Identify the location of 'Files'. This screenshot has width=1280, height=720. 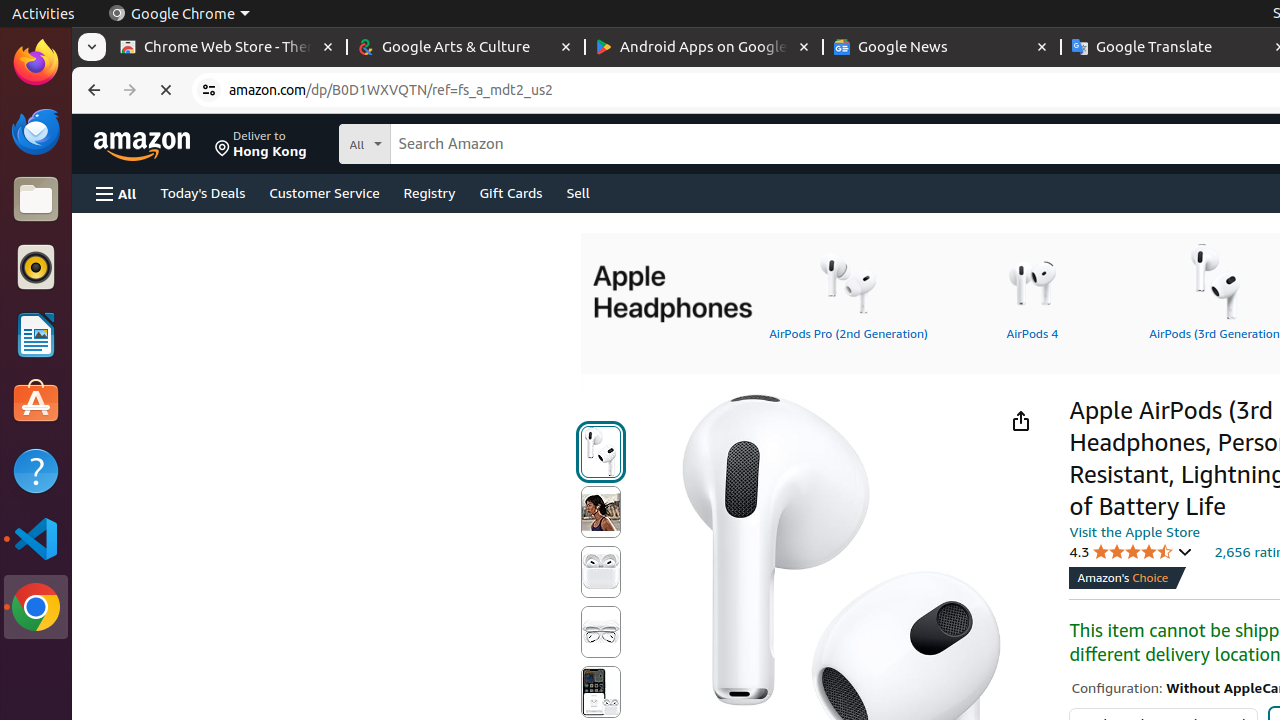
(35, 199).